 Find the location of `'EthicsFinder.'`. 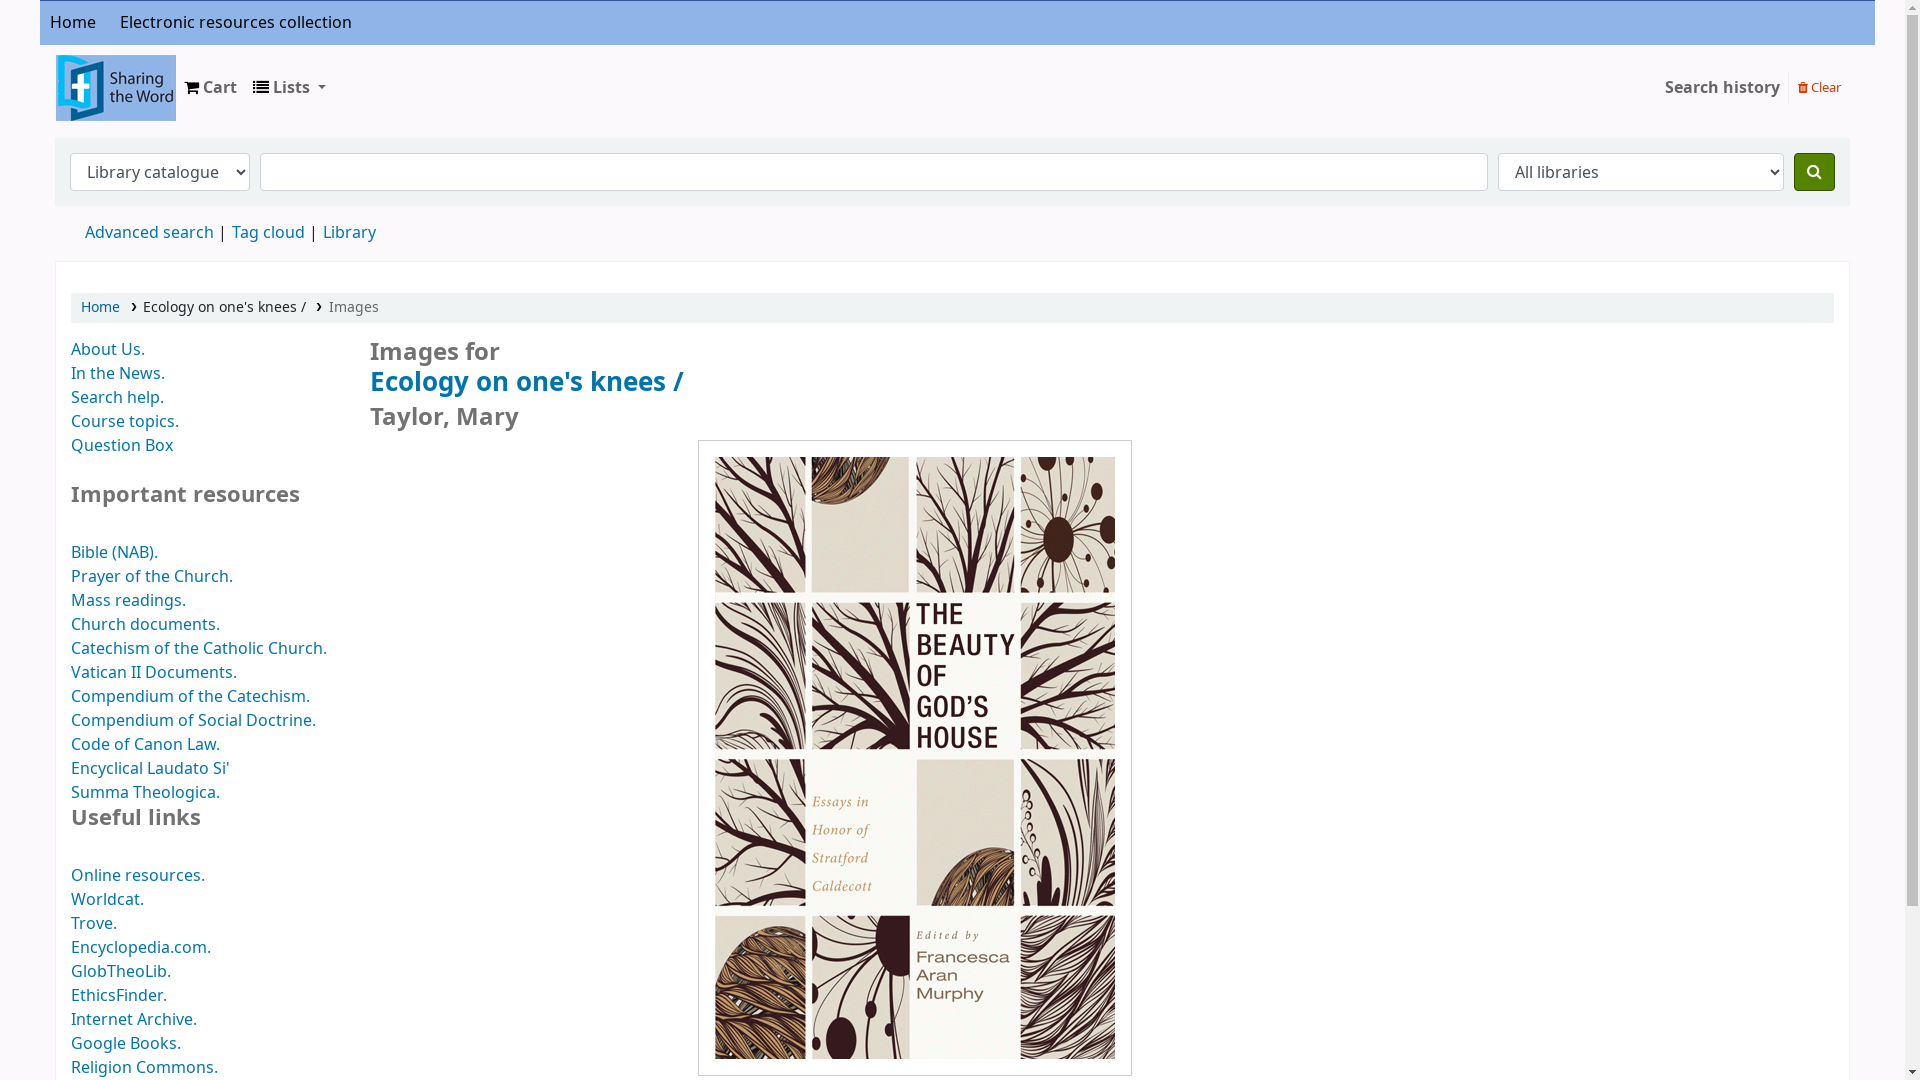

'EthicsFinder.' is located at coordinates (118, 995).